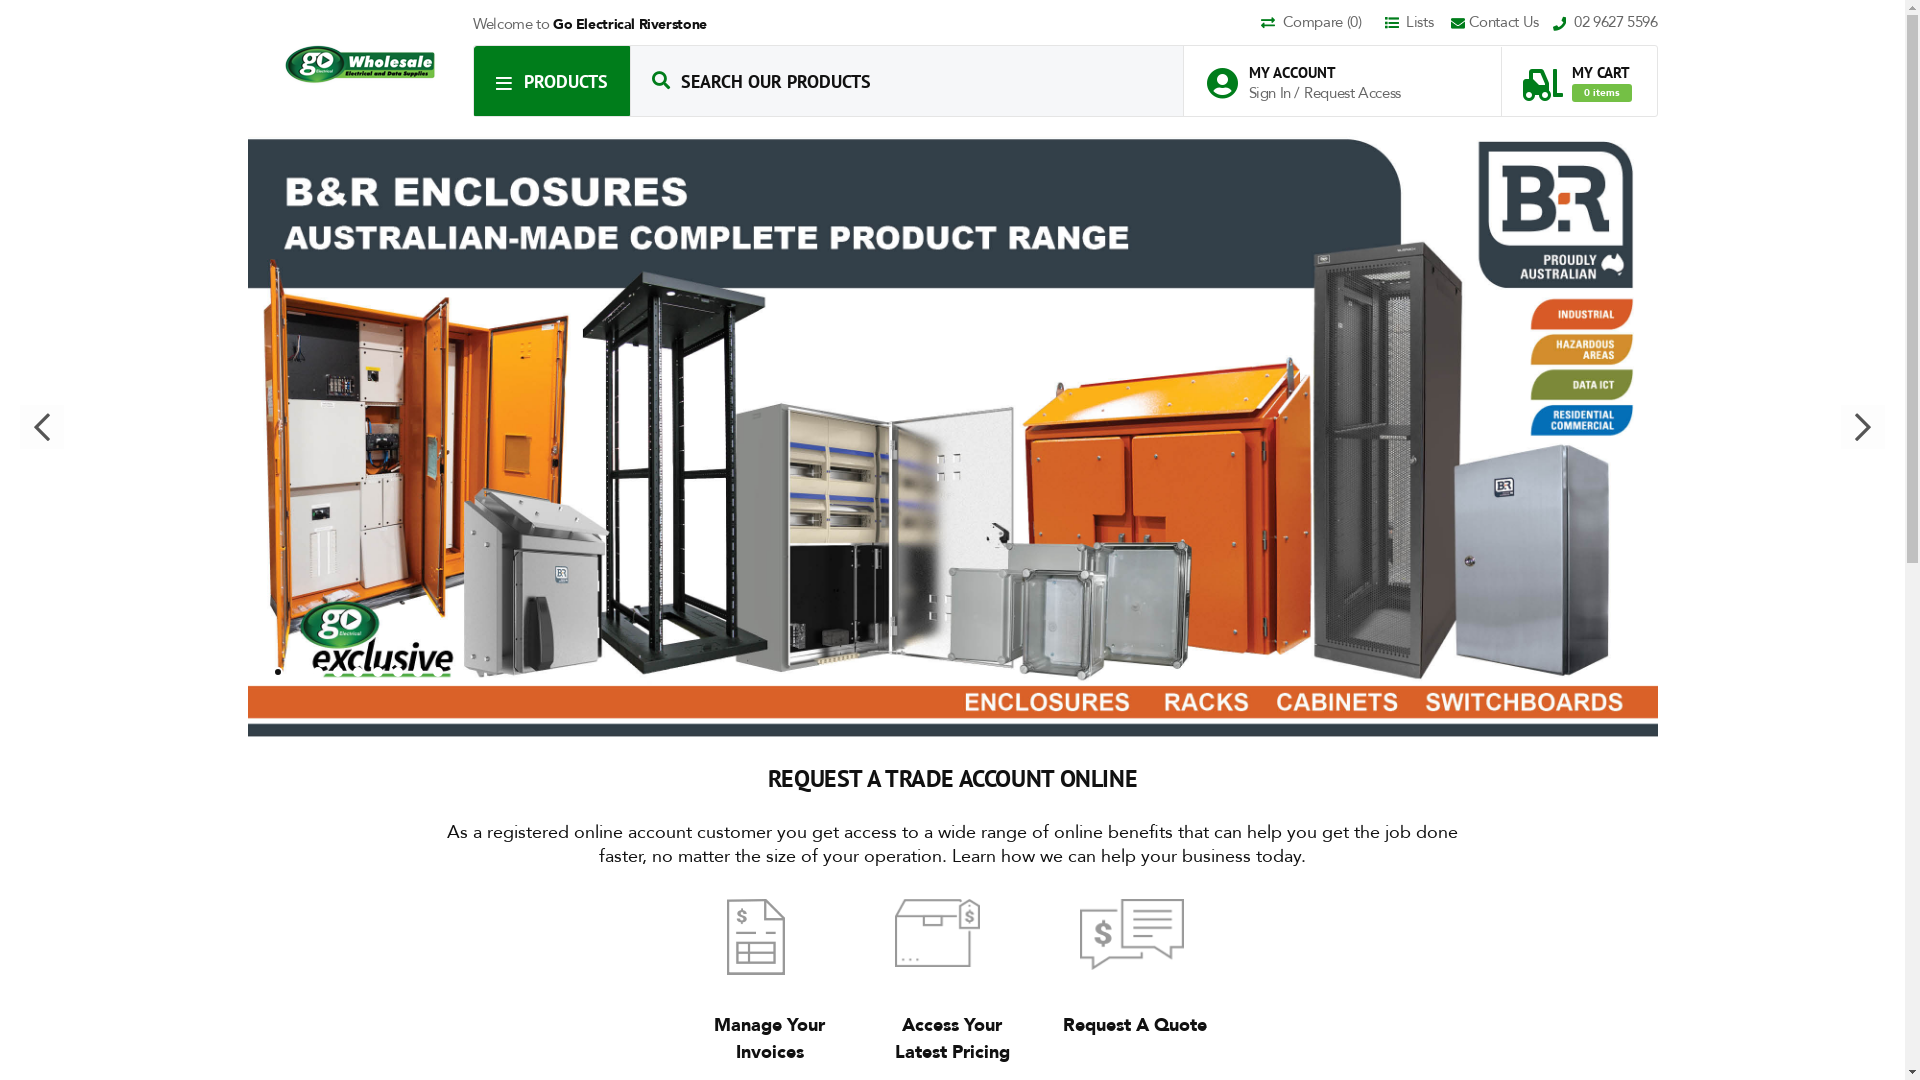 The width and height of the screenshot is (1920, 1080). What do you see at coordinates (435, 671) in the screenshot?
I see `'10'` at bounding box center [435, 671].